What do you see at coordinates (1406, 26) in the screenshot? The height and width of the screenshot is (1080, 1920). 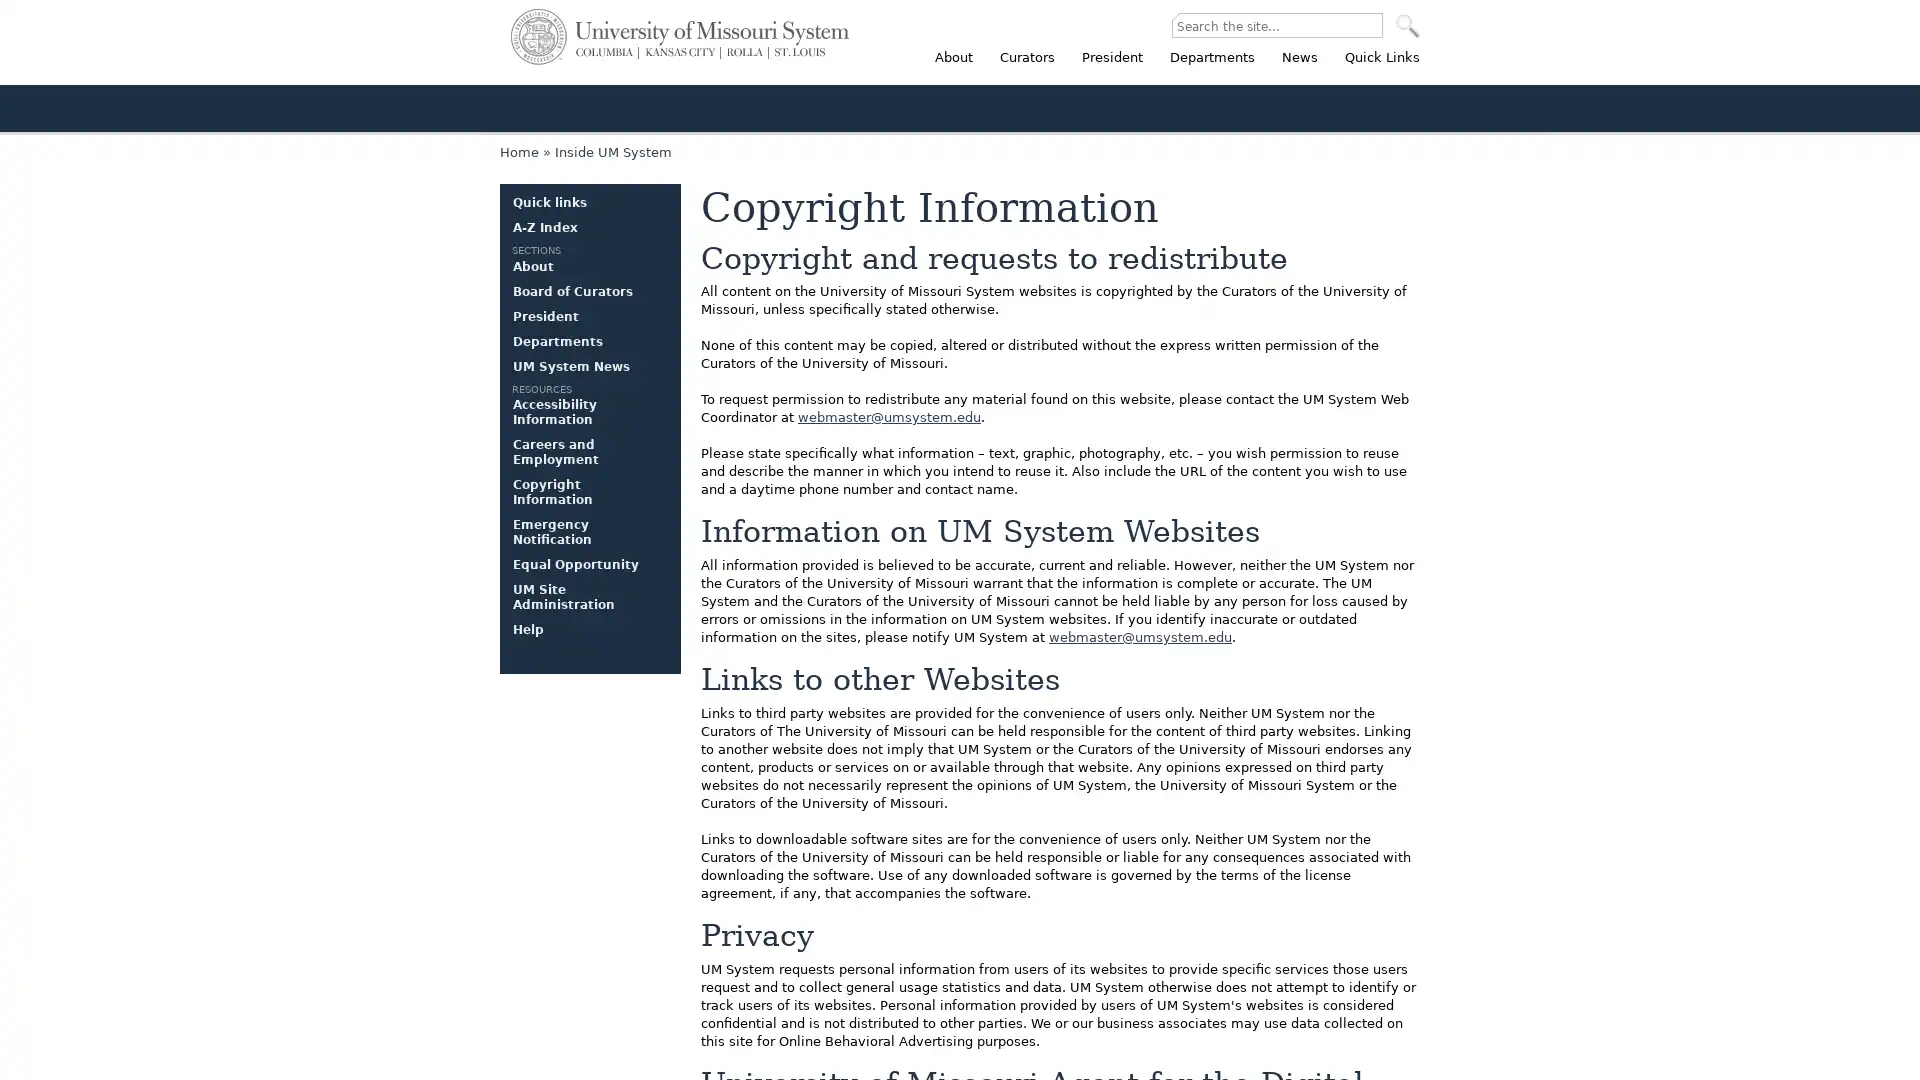 I see `SEARCH` at bounding box center [1406, 26].